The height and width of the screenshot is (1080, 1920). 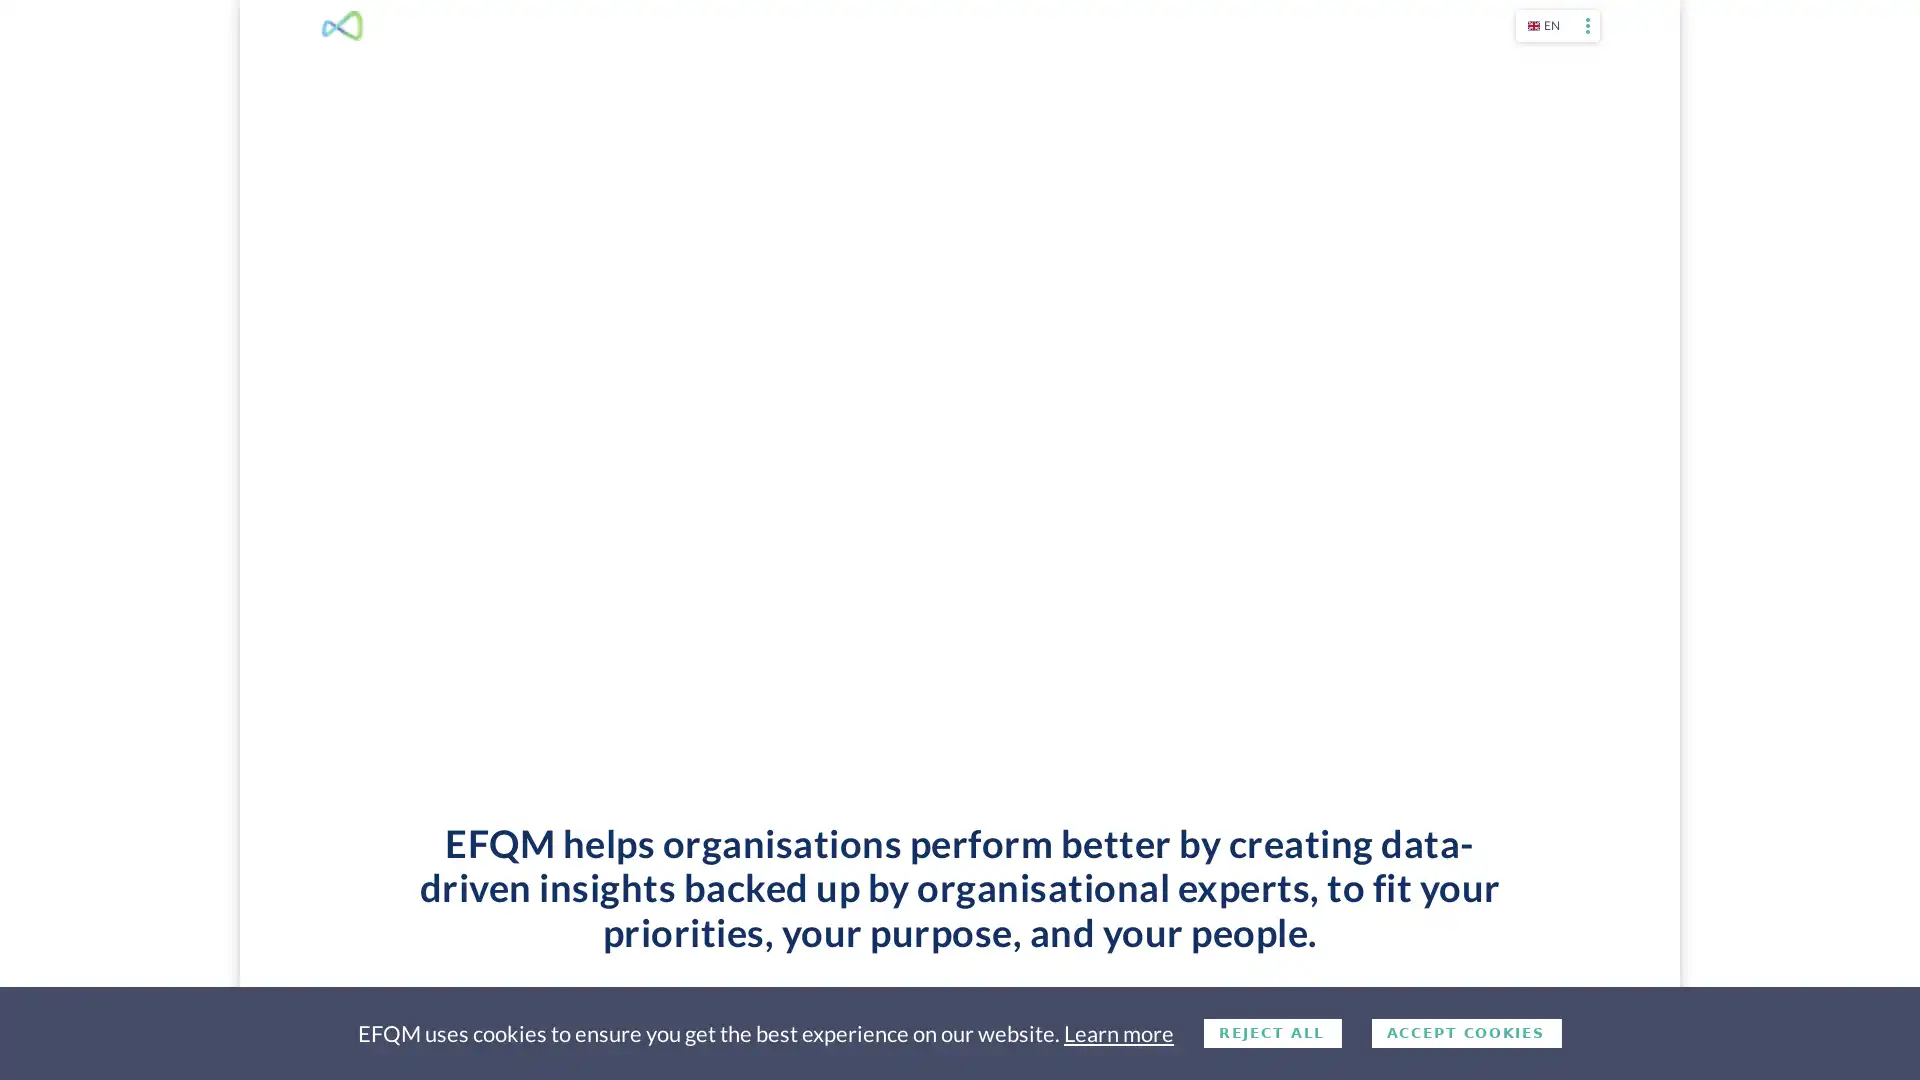 I want to click on SHOP, so click(x=1013, y=26).